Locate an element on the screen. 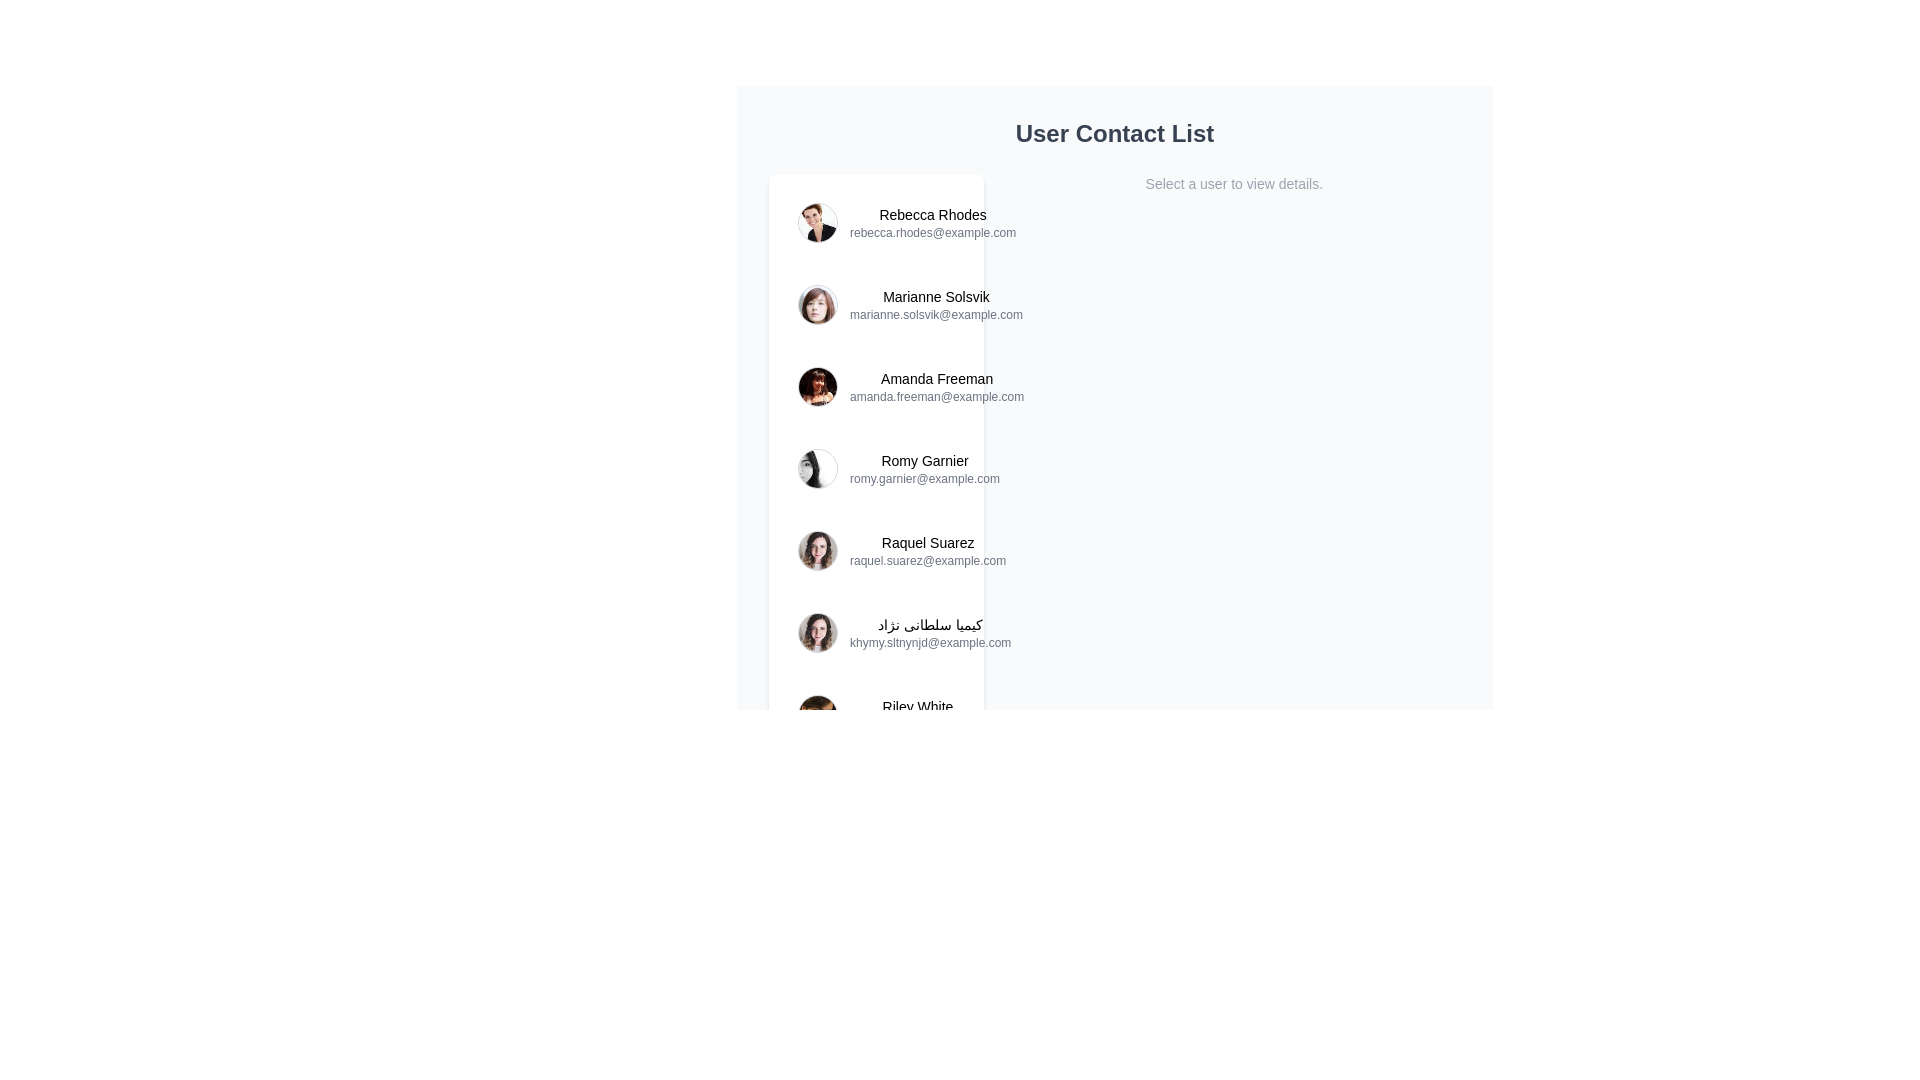 This screenshot has width=1920, height=1080. email address displayed in the text label for the contact 'Amanda Freeman', which is located directly below the name in the contact list is located at coordinates (936, 397).